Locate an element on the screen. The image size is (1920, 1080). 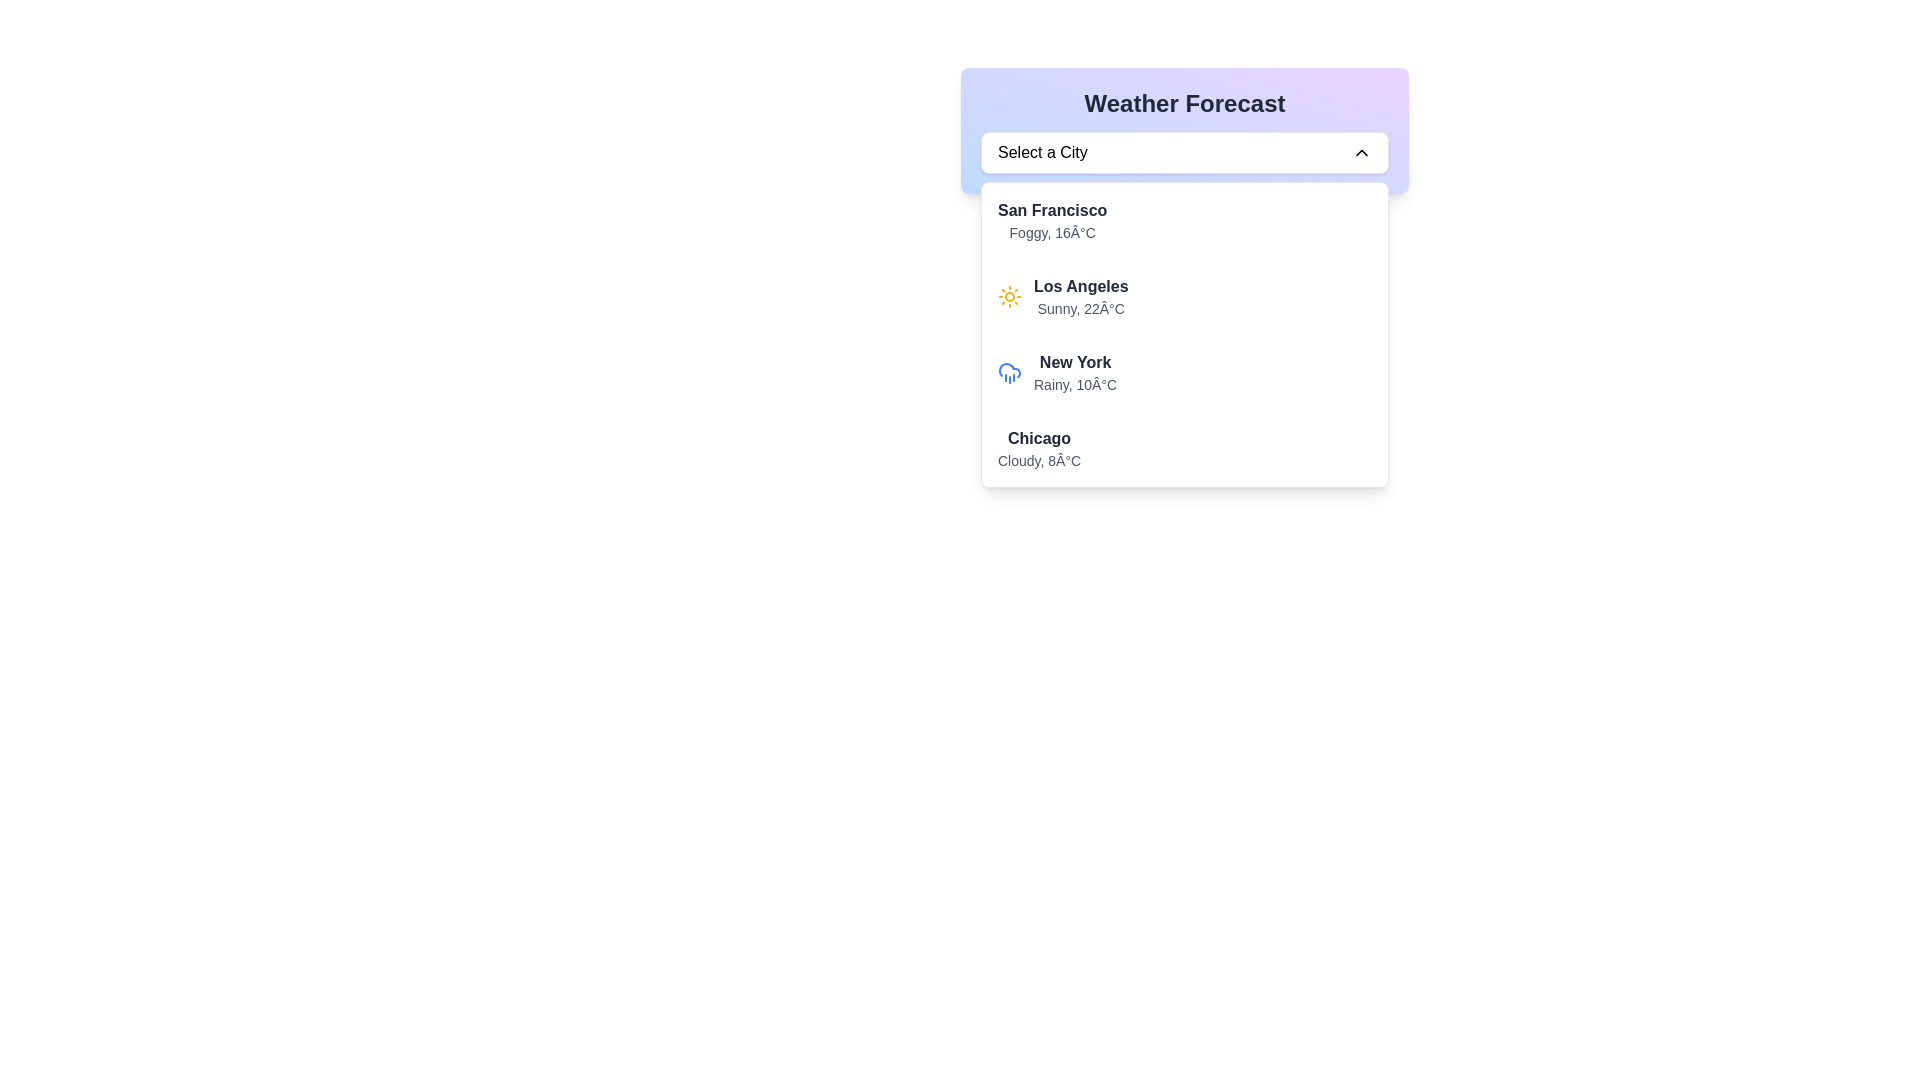
the weather icon for New York, which visually represents rainy weather, located to the left of the text in the dropdown list is located at coordinates (1009, 373).